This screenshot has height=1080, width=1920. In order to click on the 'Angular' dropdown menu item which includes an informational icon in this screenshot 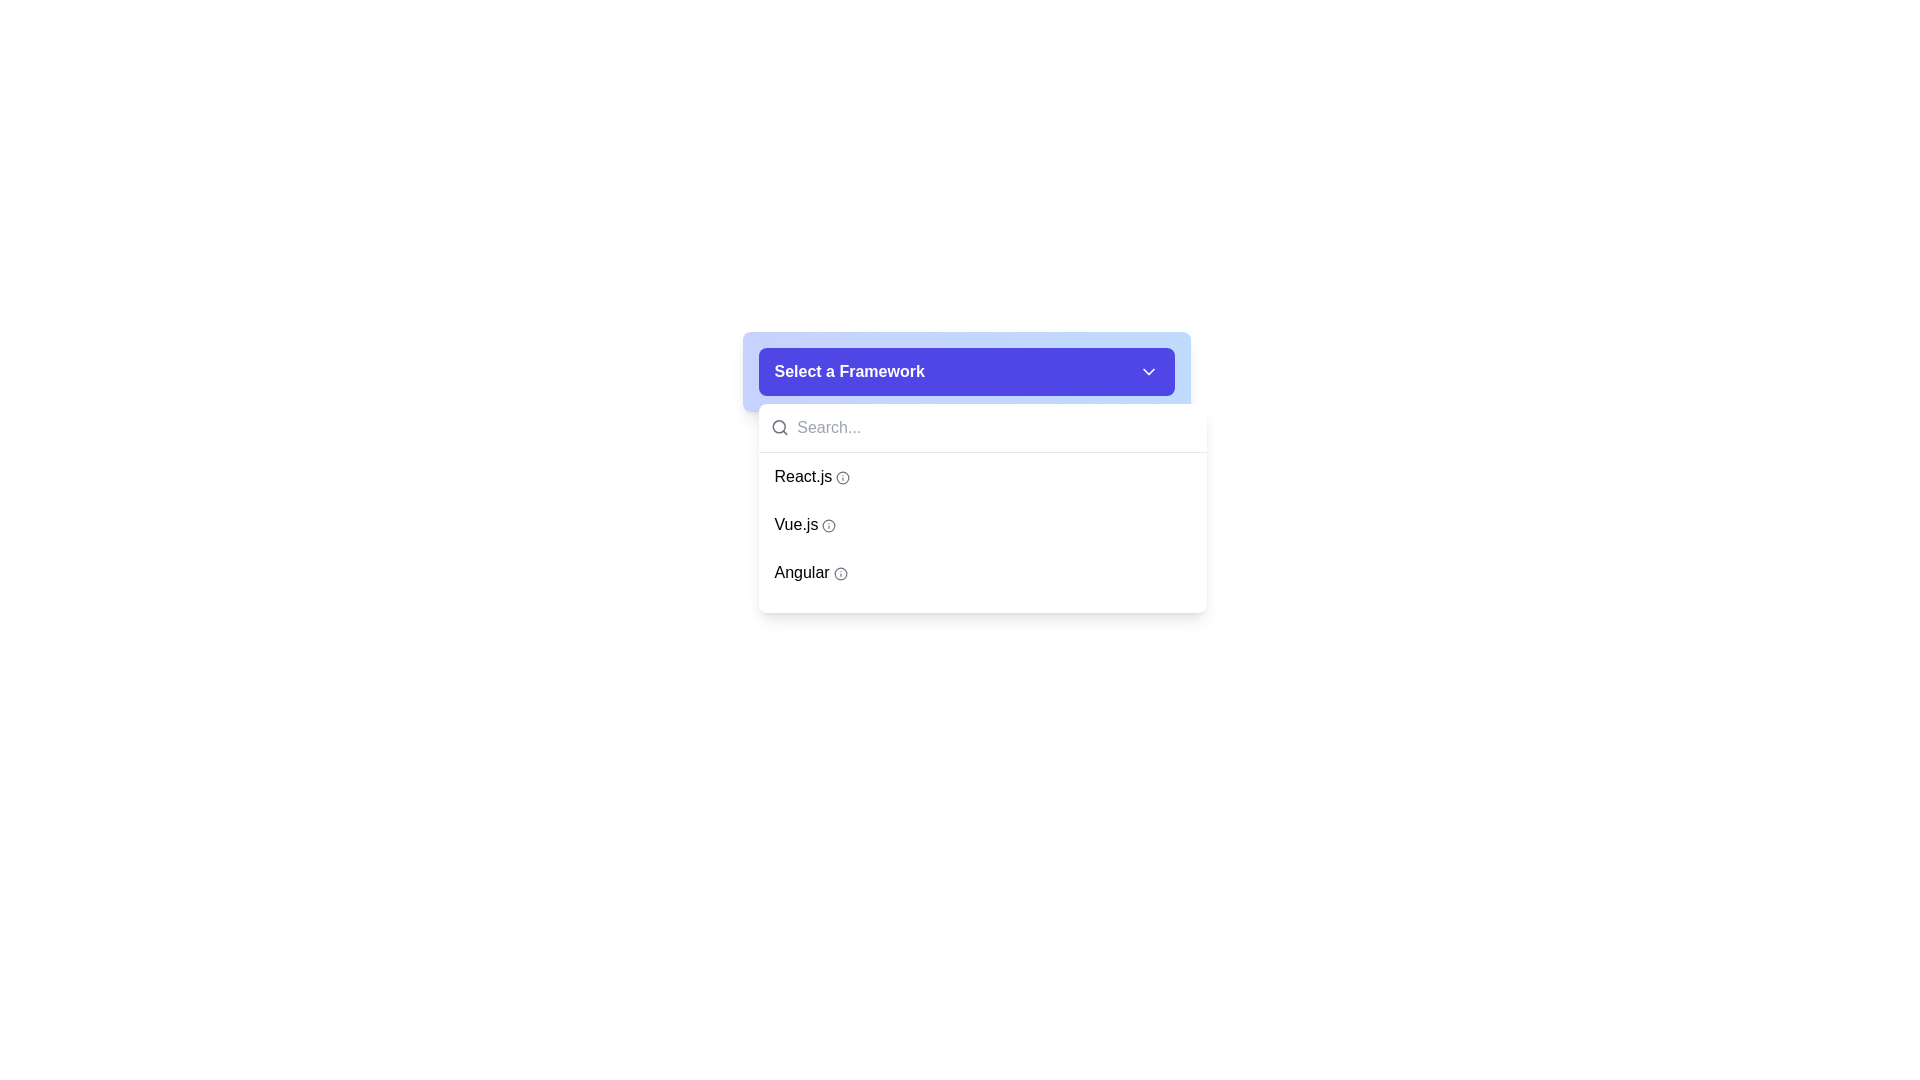, I will do `click(811, 573)`.